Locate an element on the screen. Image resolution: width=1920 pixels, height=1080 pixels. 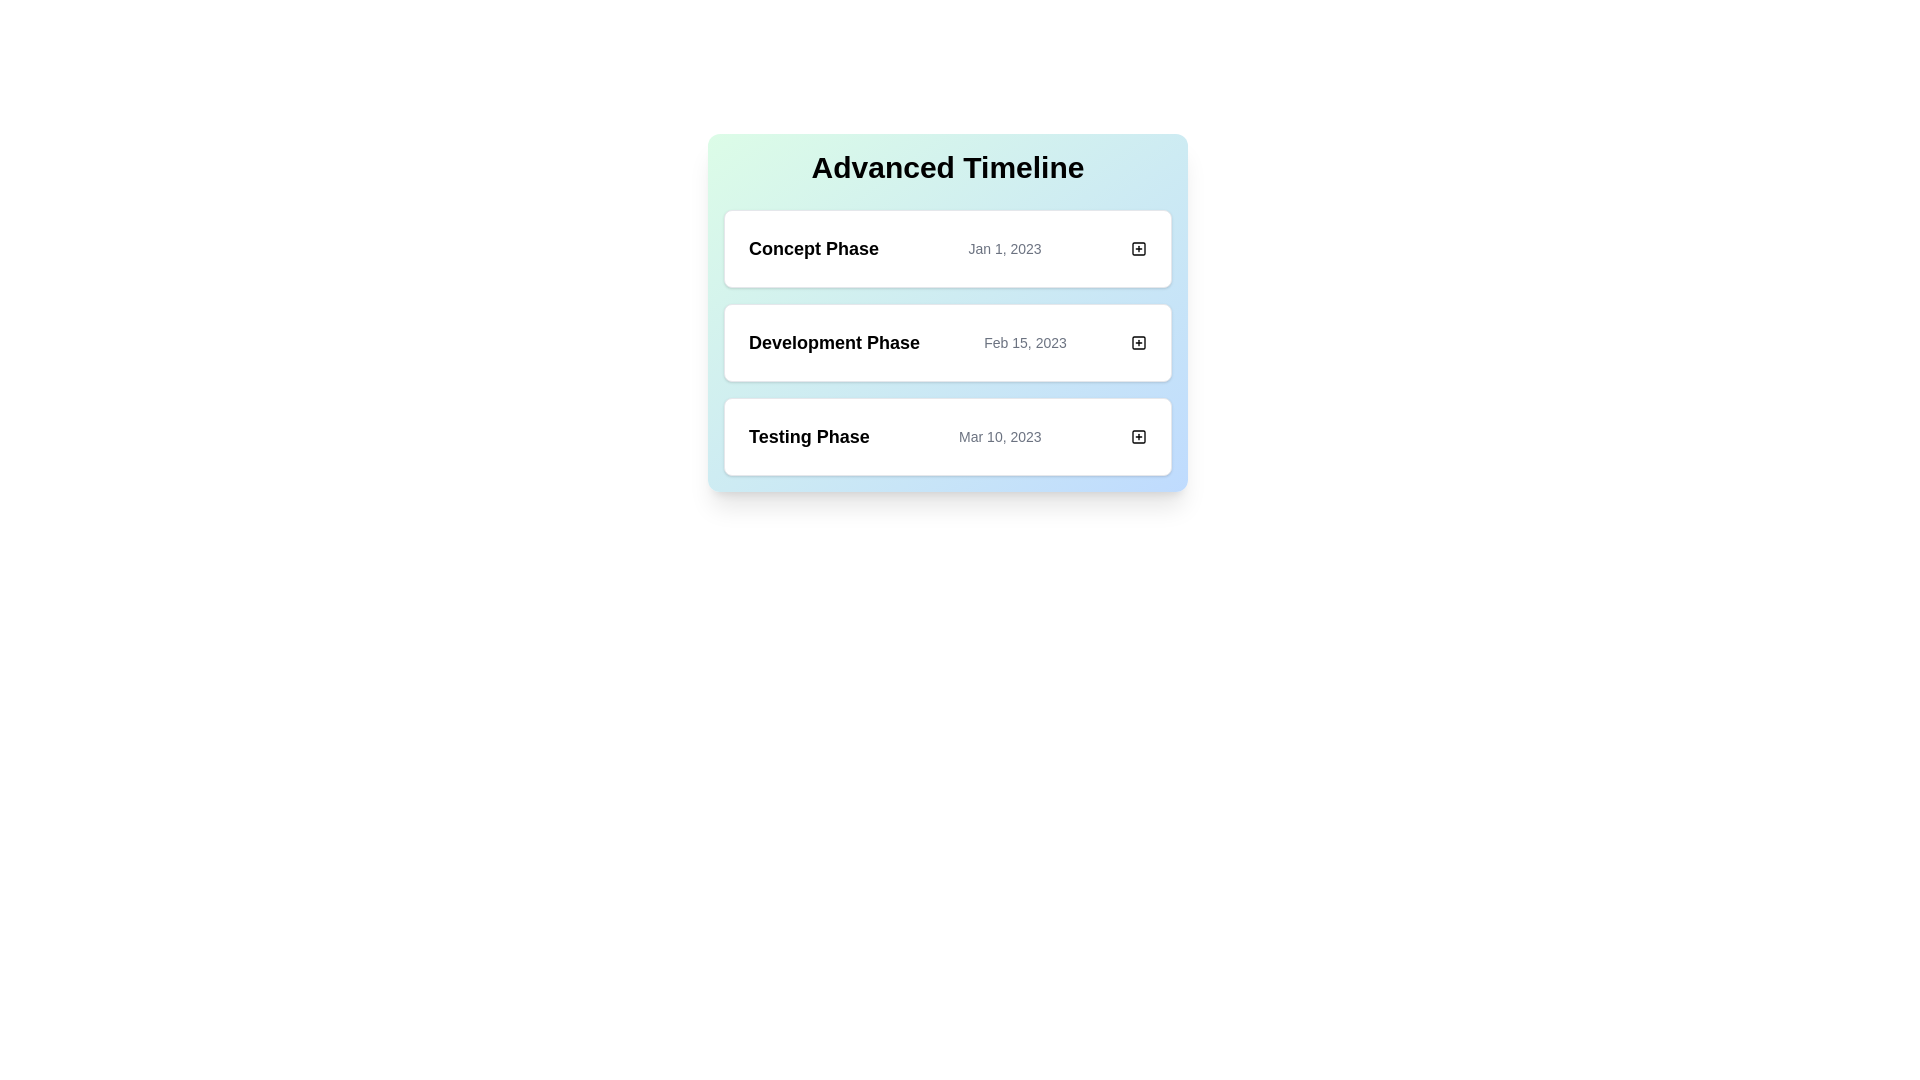
the title Text label located at the top-left section of the third card in a vertical list of three cards is located at coordinates (809, 435).